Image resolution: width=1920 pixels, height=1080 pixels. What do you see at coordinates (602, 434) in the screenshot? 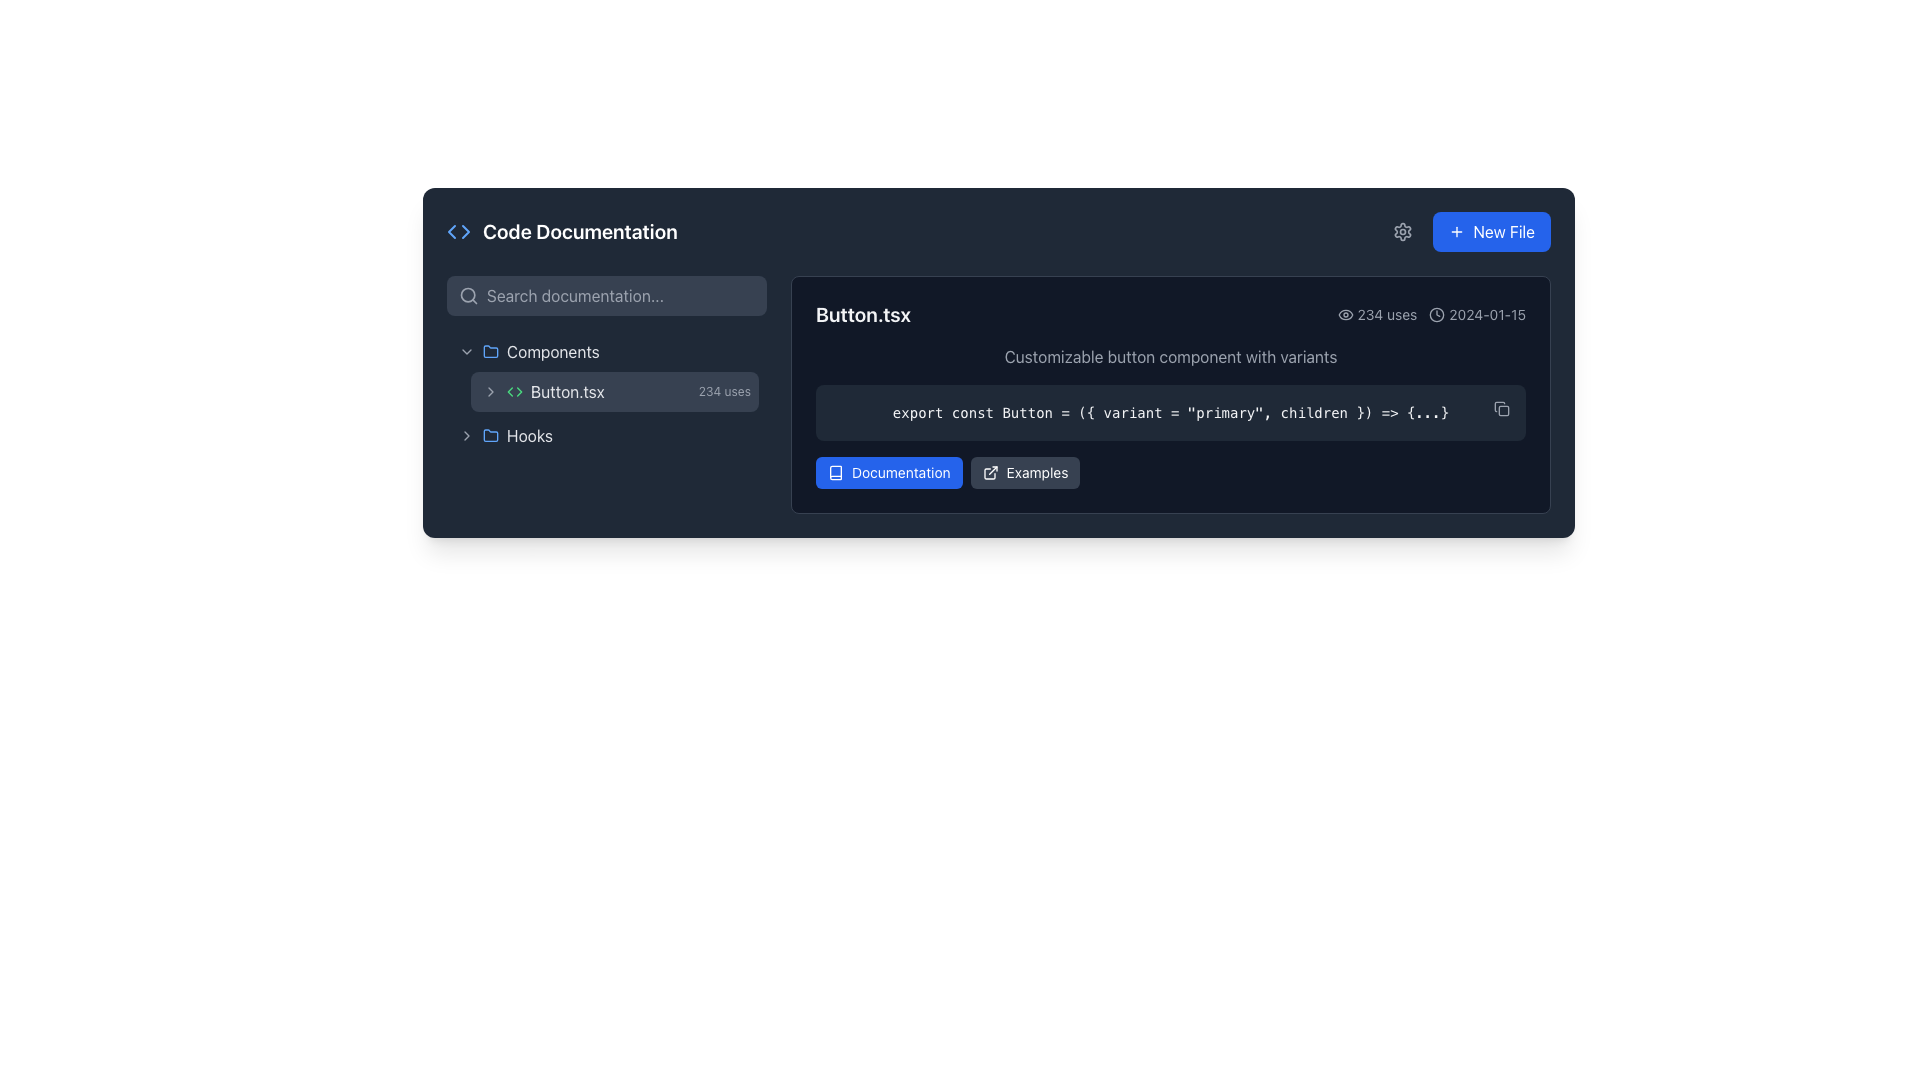
I see `the 'Hooks' folder item in the hierarchical navigation list` at bounding box center [602, 434].